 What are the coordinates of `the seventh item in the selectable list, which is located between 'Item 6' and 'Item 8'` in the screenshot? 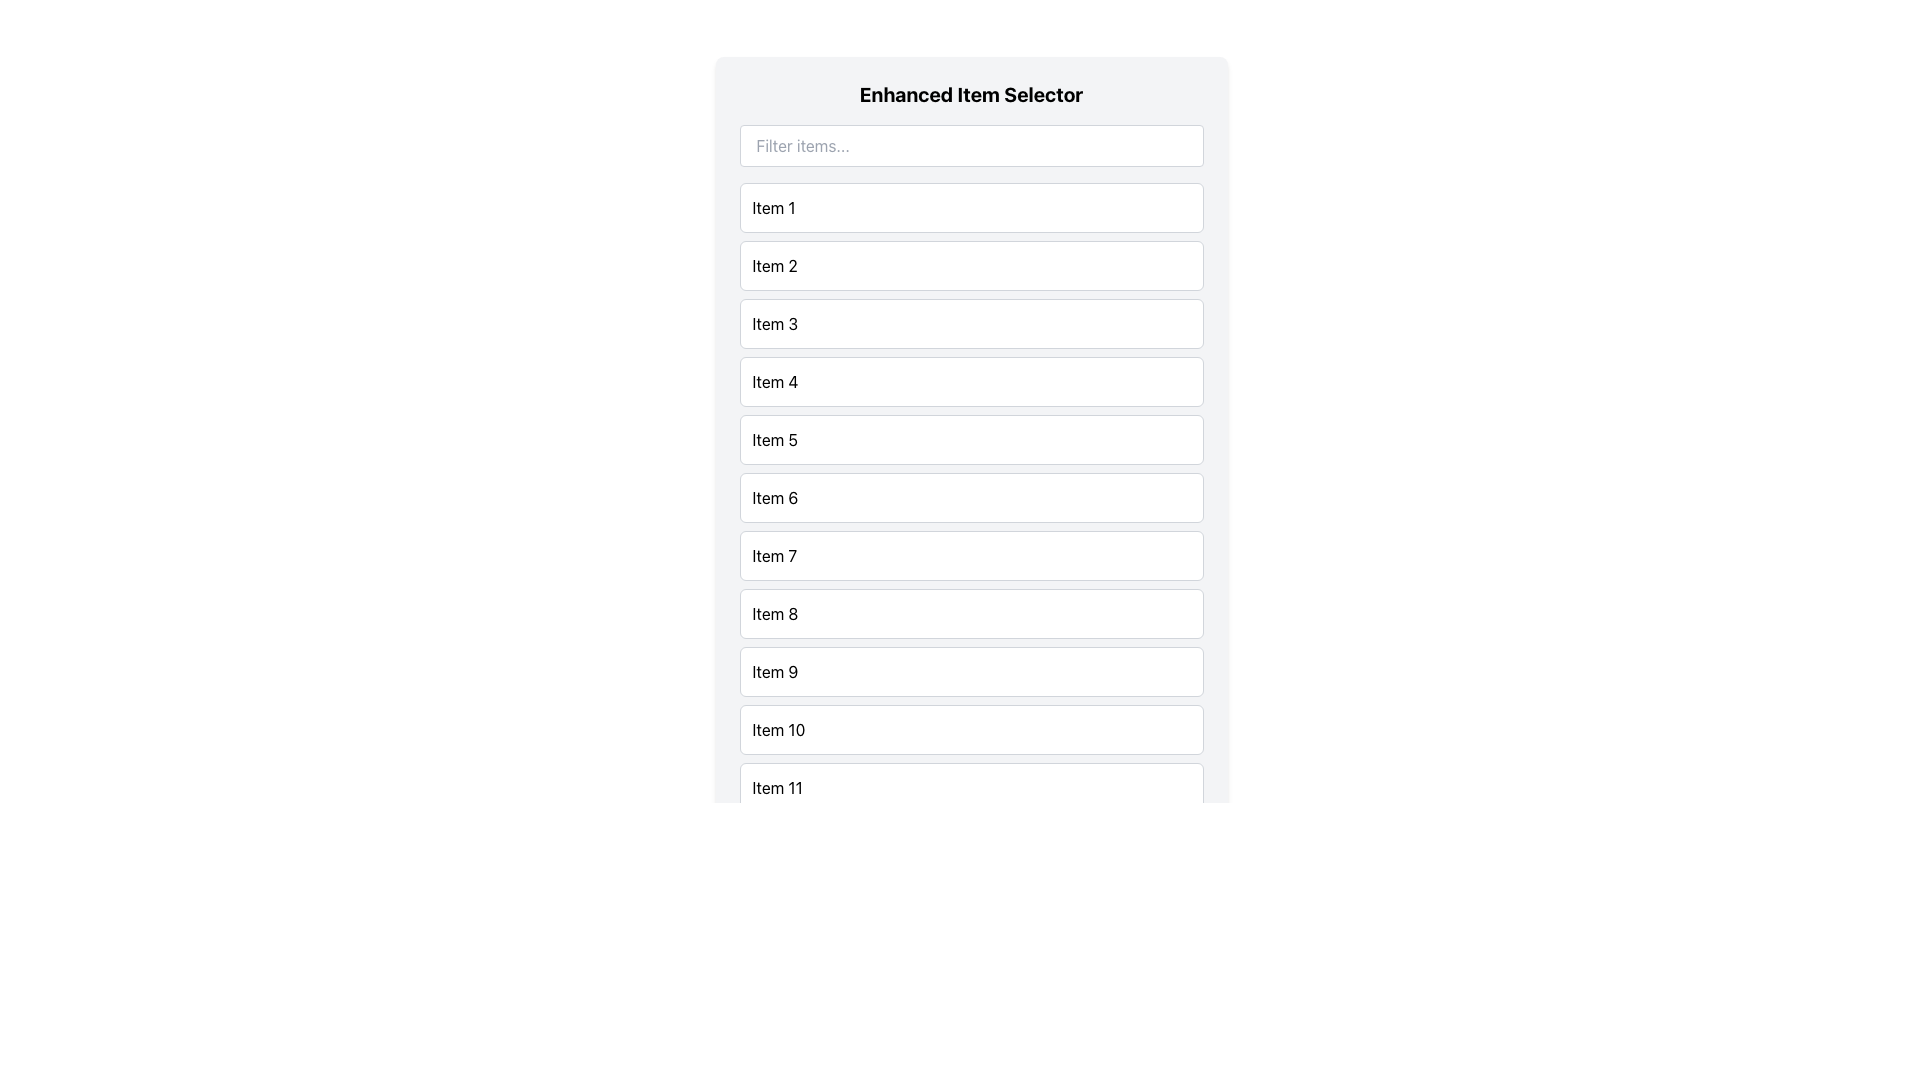 It's located at (971, 555).